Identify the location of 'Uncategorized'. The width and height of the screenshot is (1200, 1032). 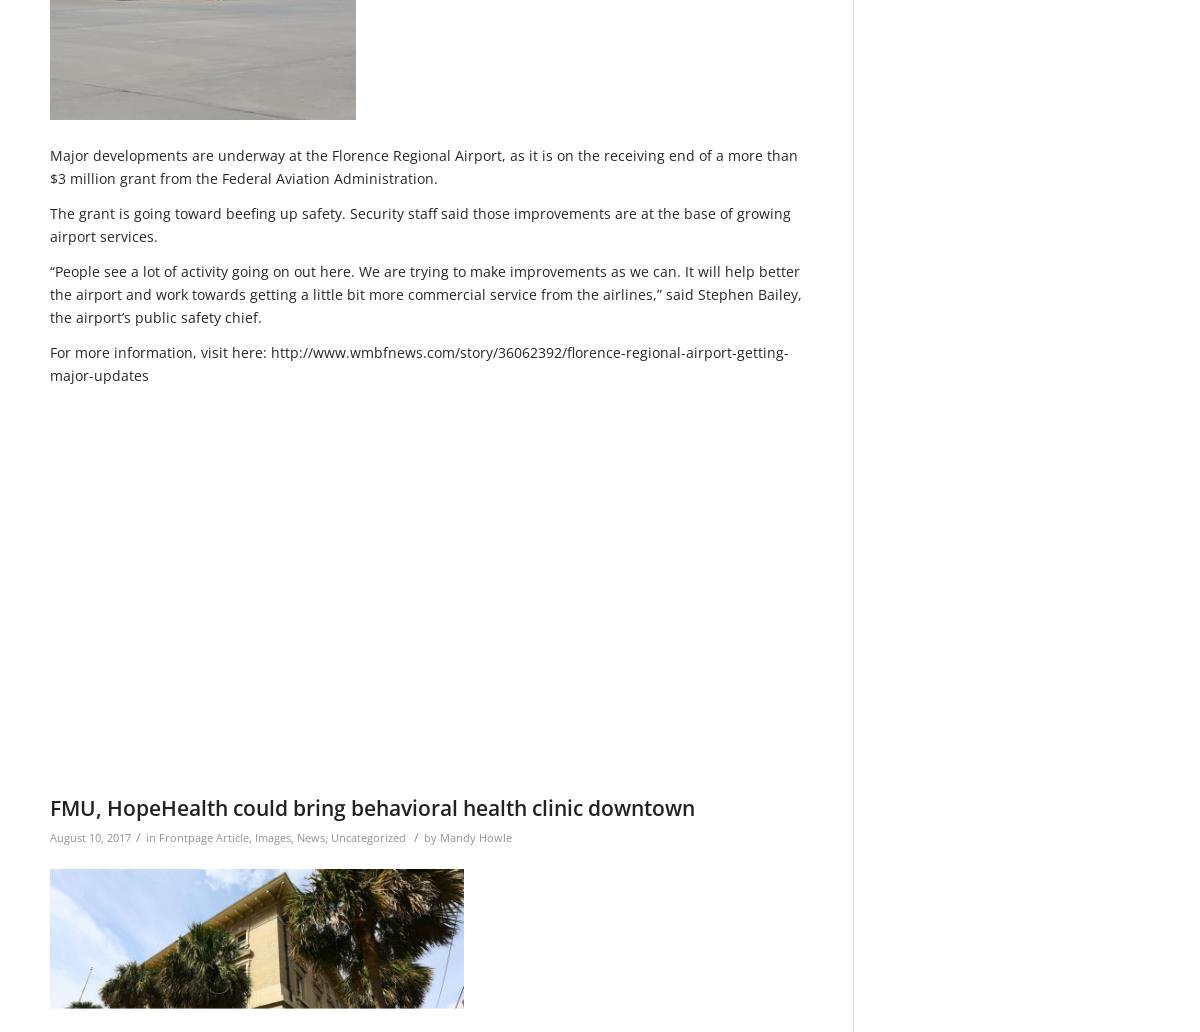
(368, 836).